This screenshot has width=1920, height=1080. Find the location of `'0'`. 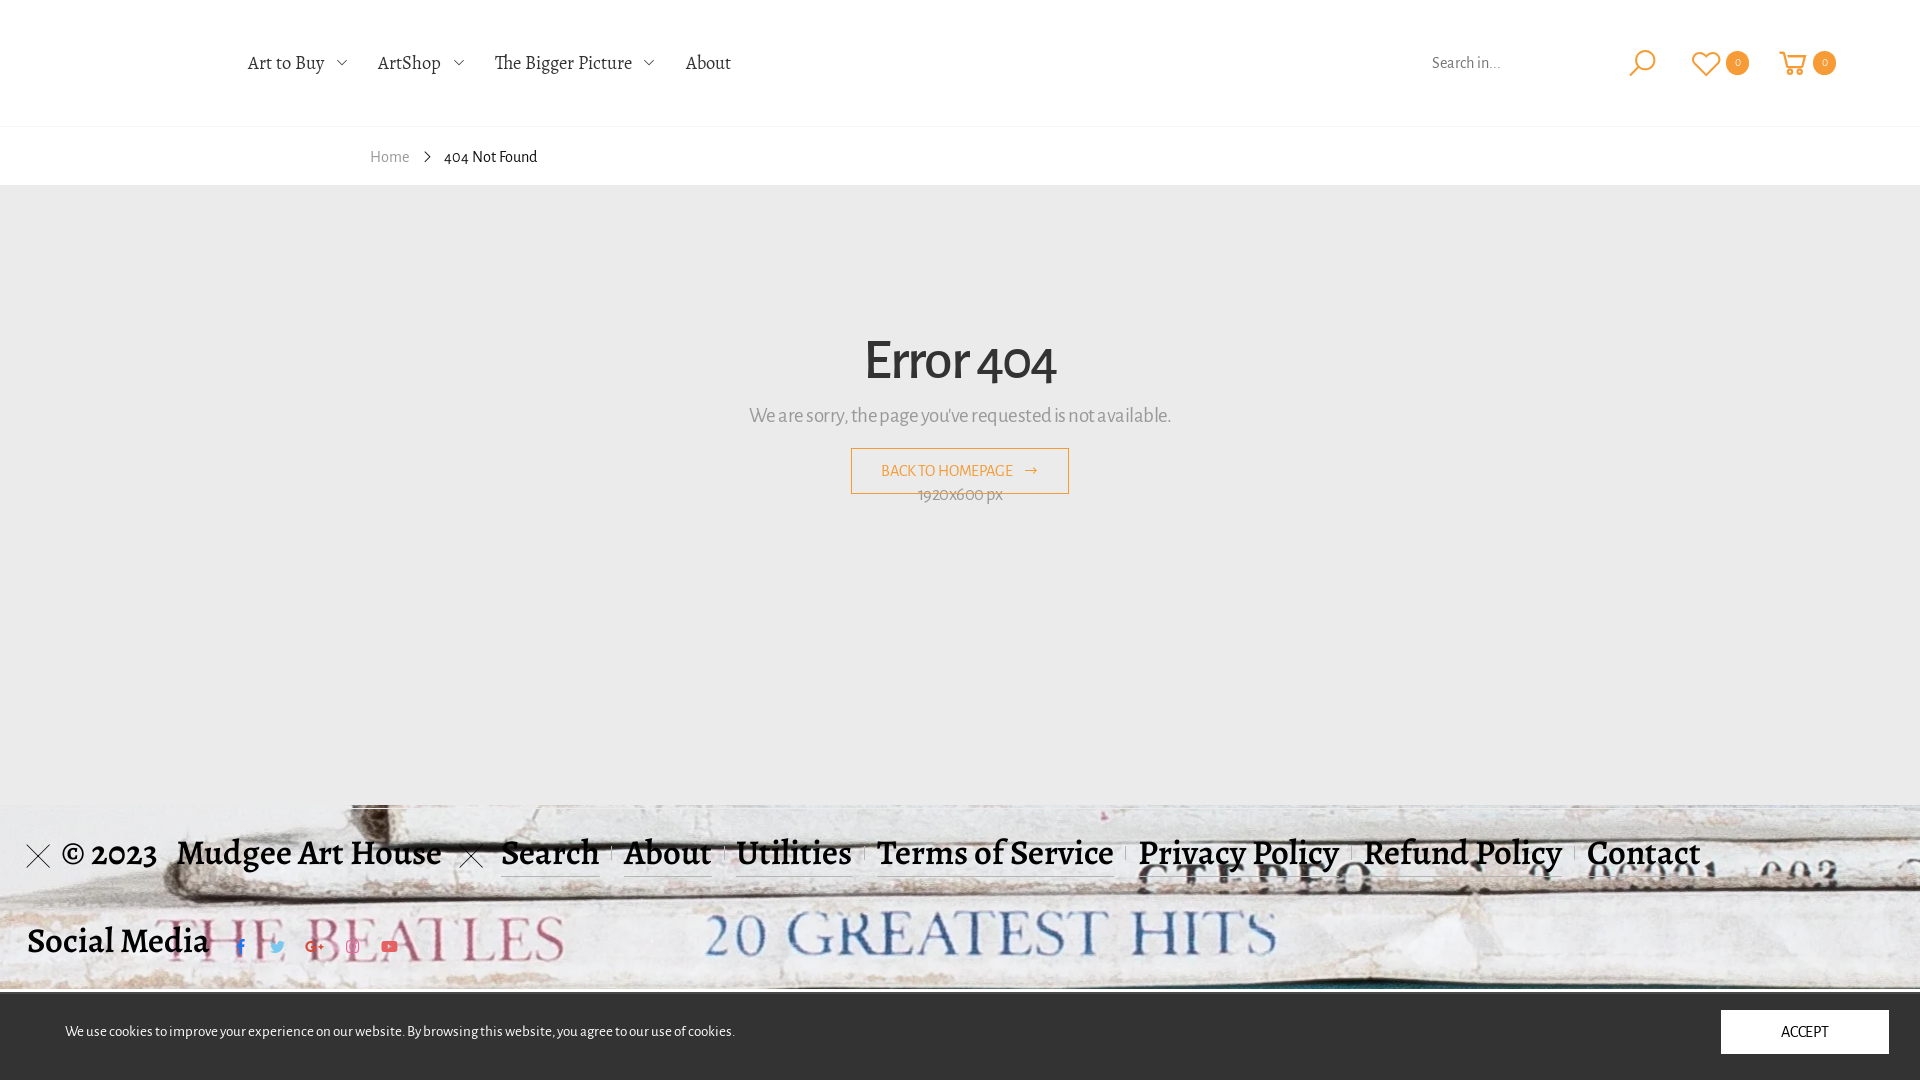

'0' is located at coordinates (1806, 61).